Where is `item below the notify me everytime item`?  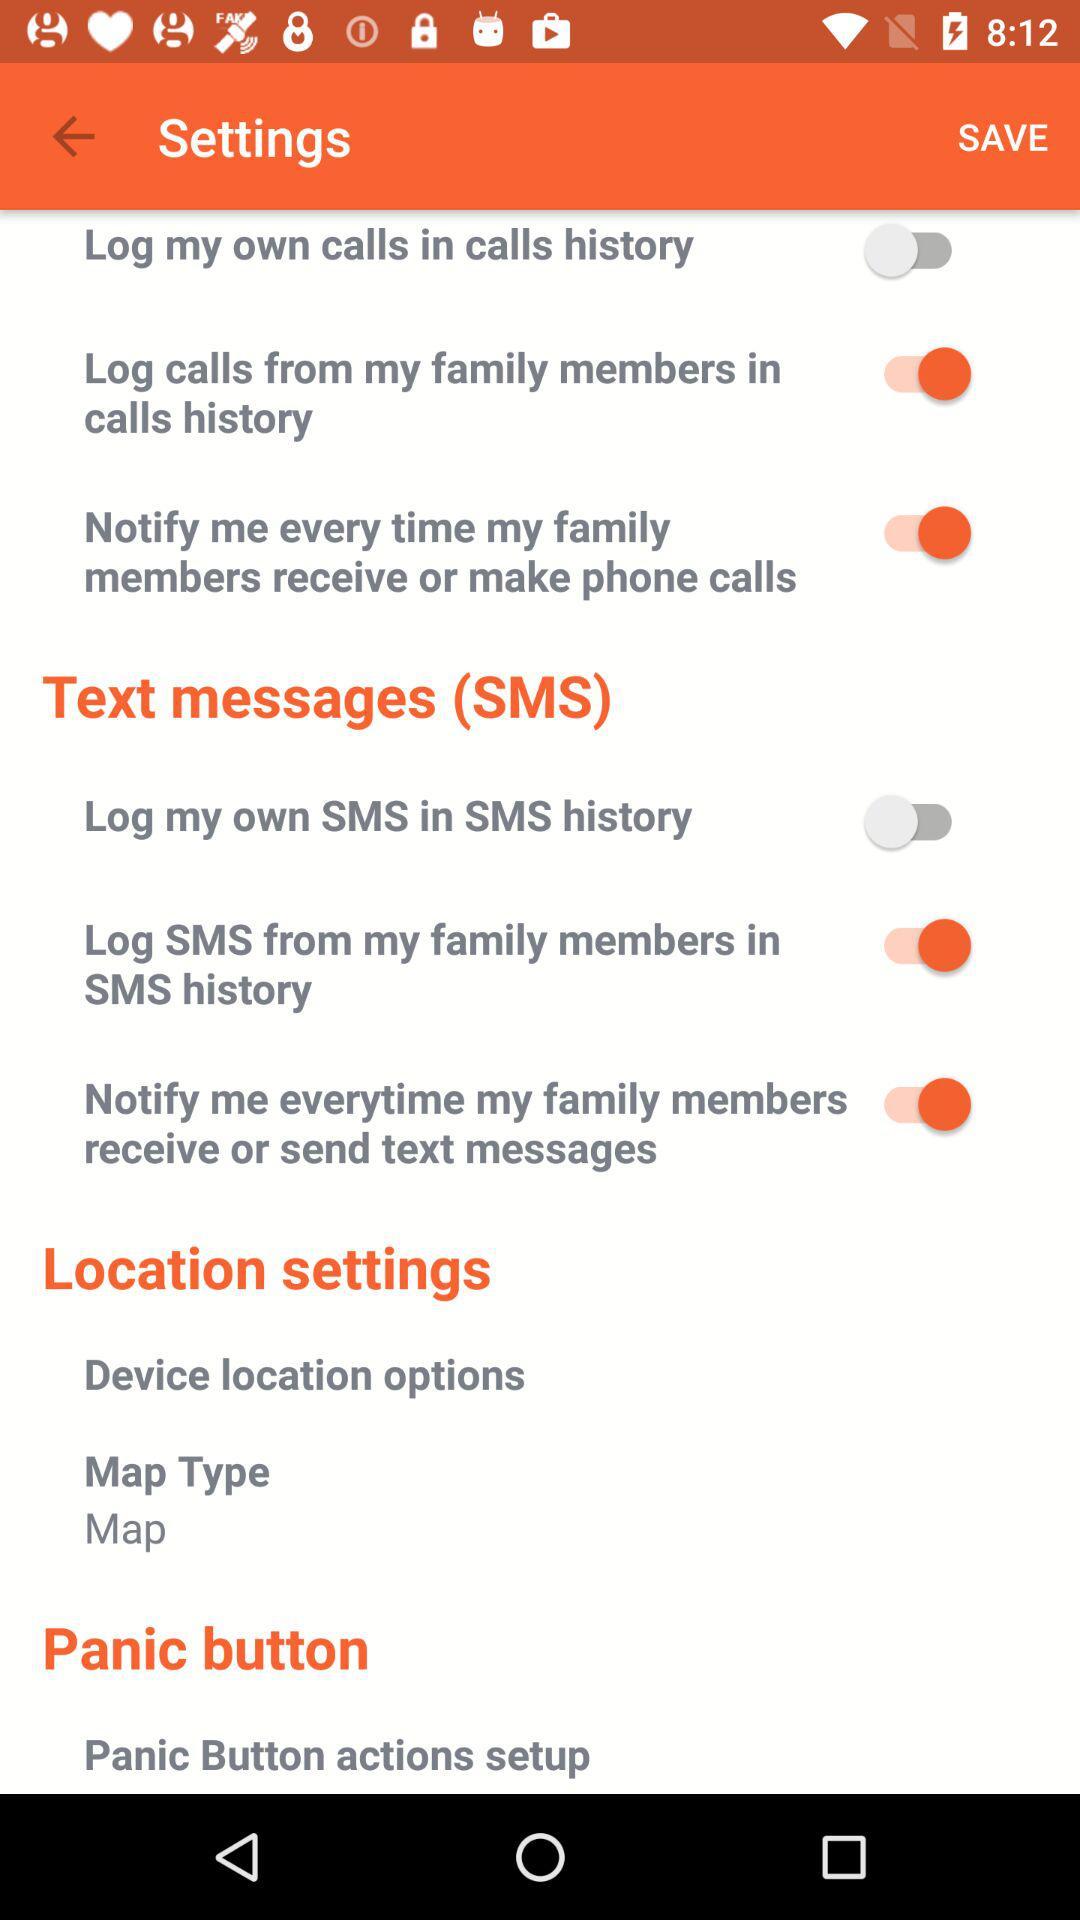
item below the notify me everytime item is located at coordinates (265, 1265).